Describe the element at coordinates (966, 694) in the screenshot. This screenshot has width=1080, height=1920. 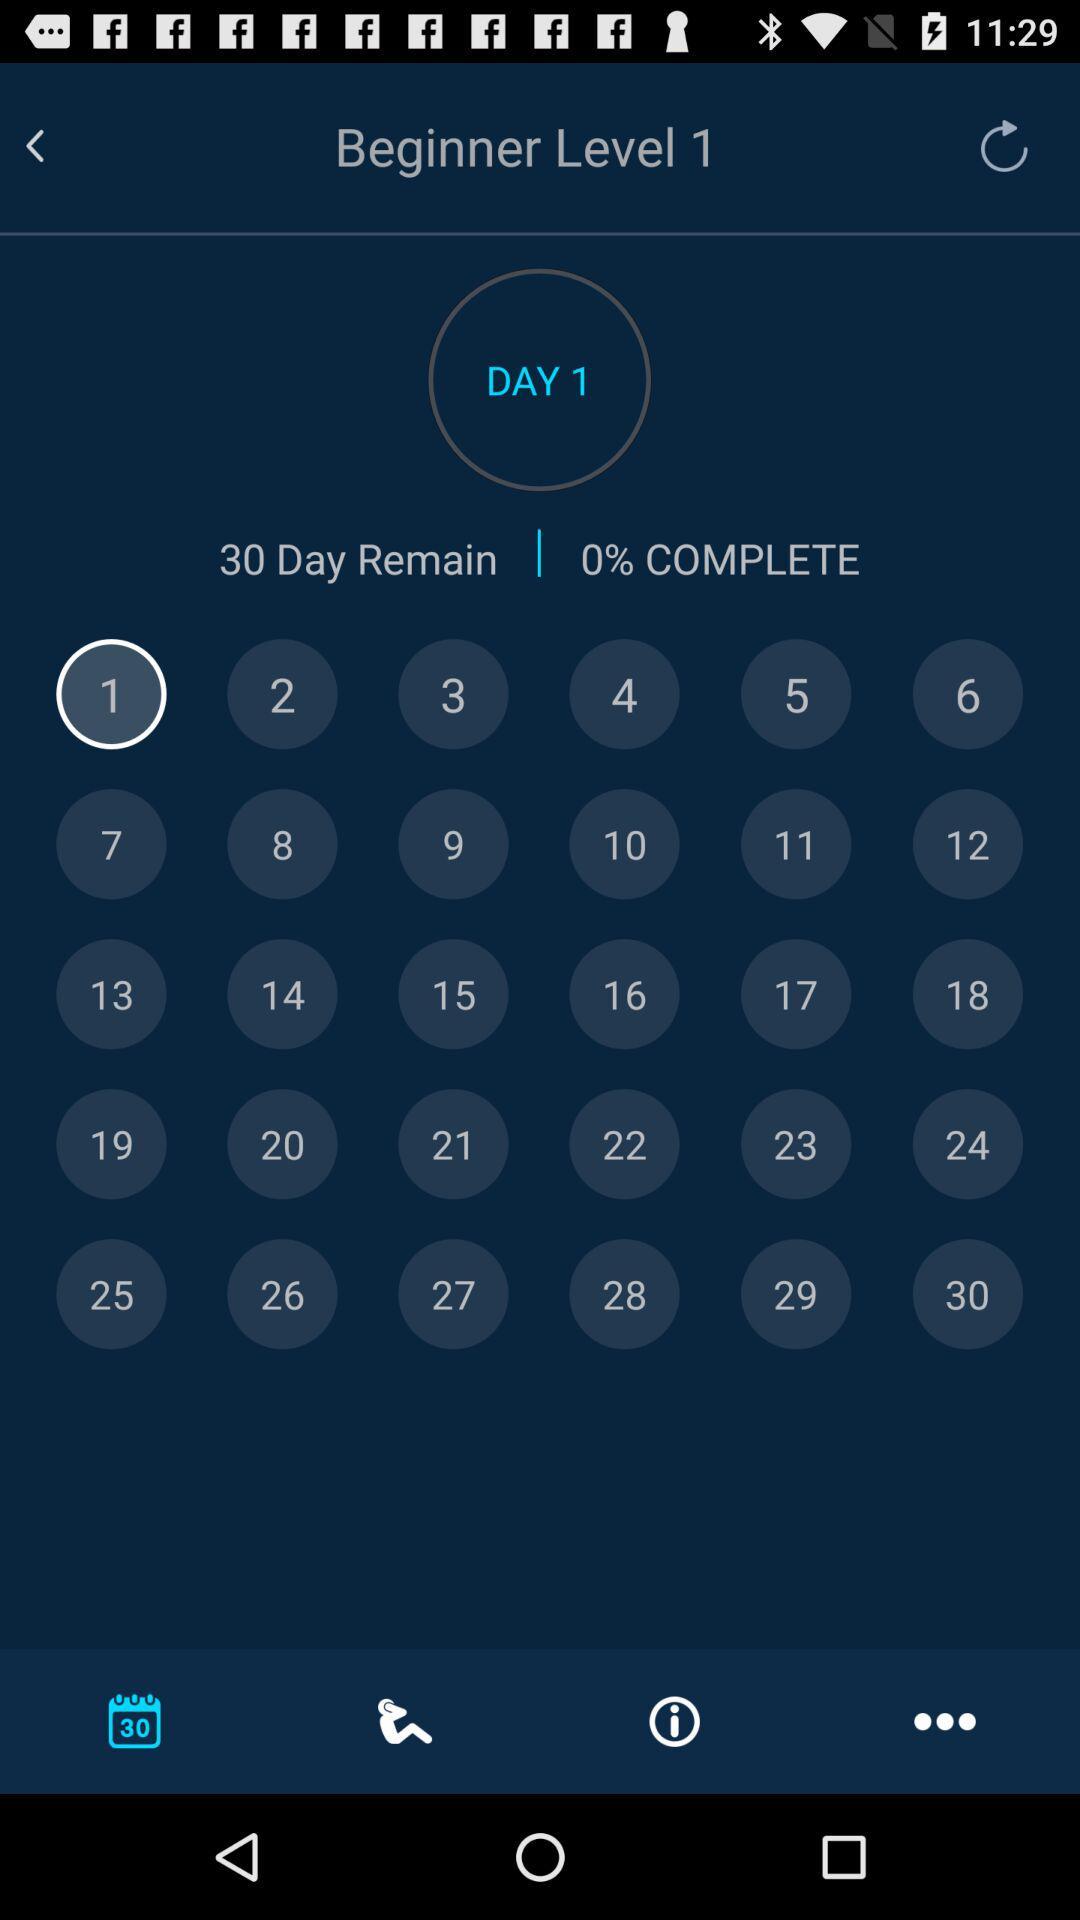
I see `no six` at that location.